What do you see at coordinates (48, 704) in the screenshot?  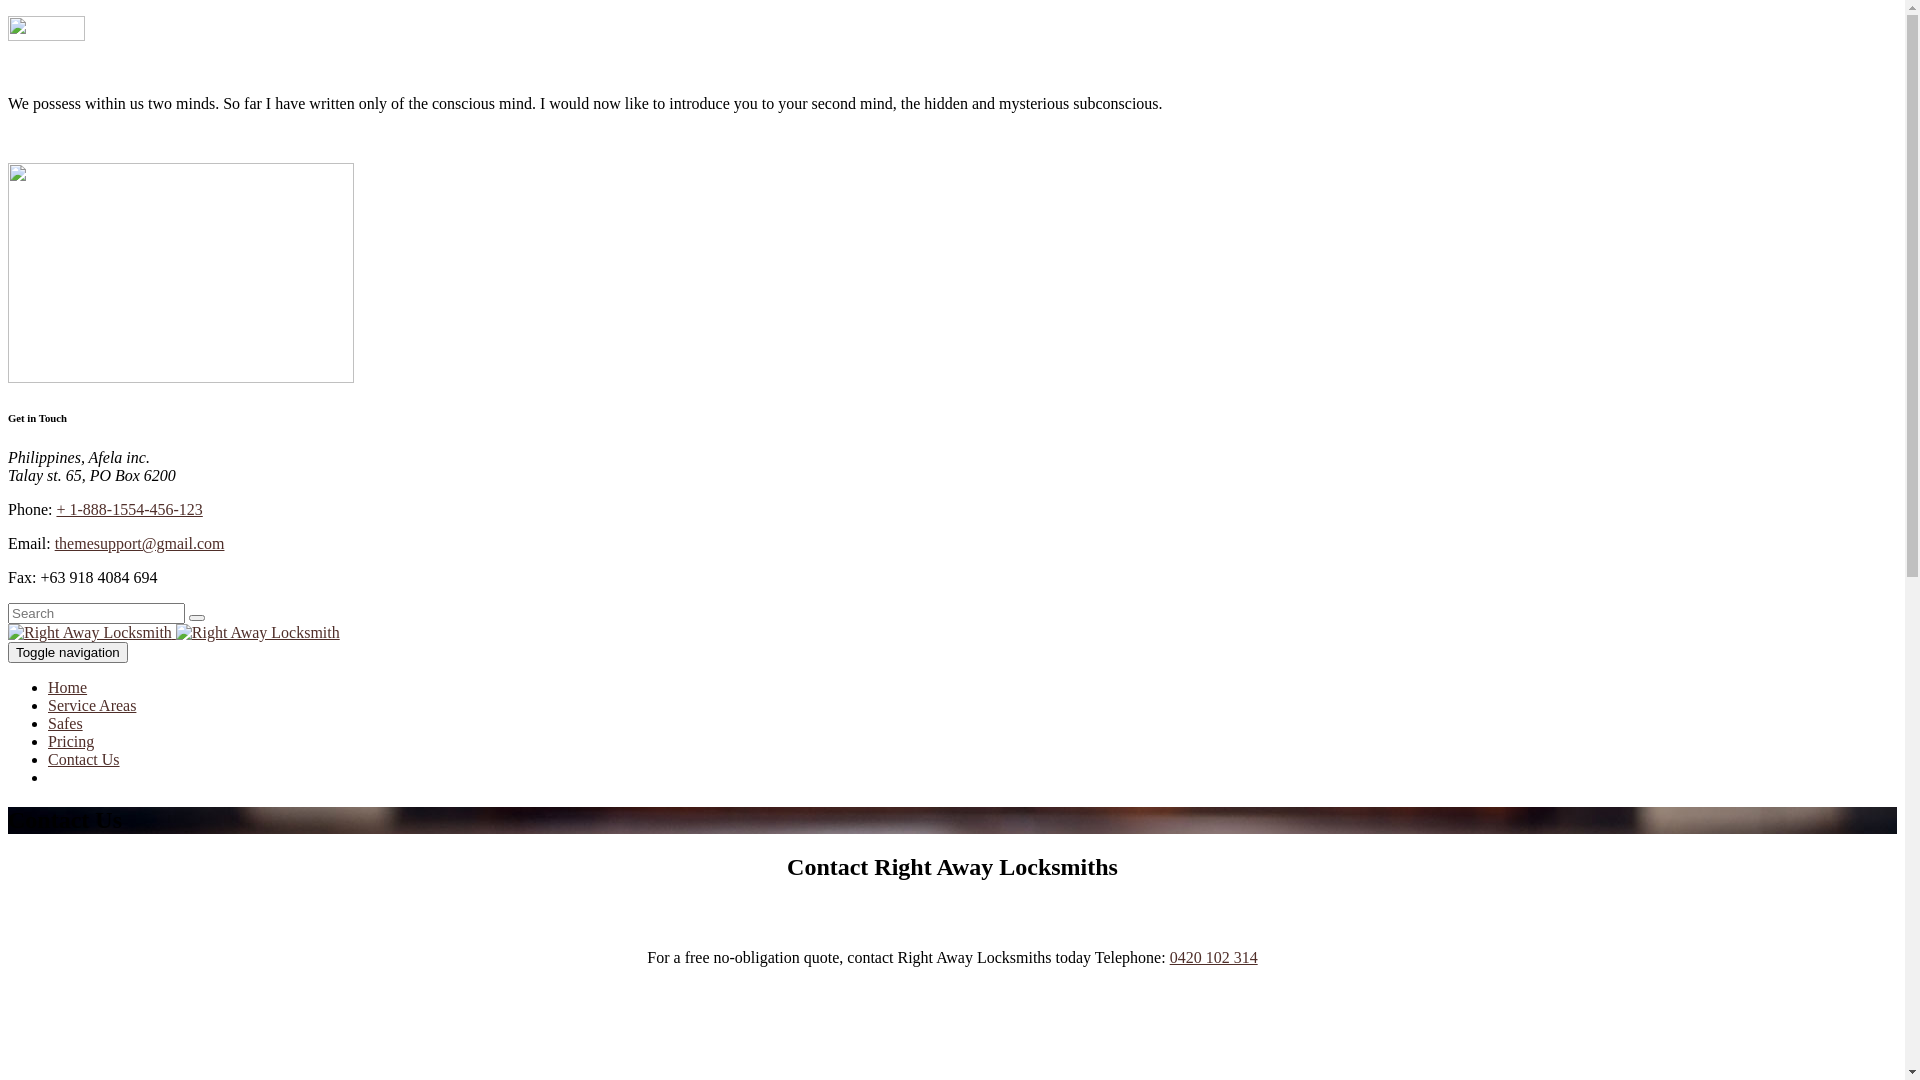 I see `'Service Areas'` at bounding box center [48, 704].